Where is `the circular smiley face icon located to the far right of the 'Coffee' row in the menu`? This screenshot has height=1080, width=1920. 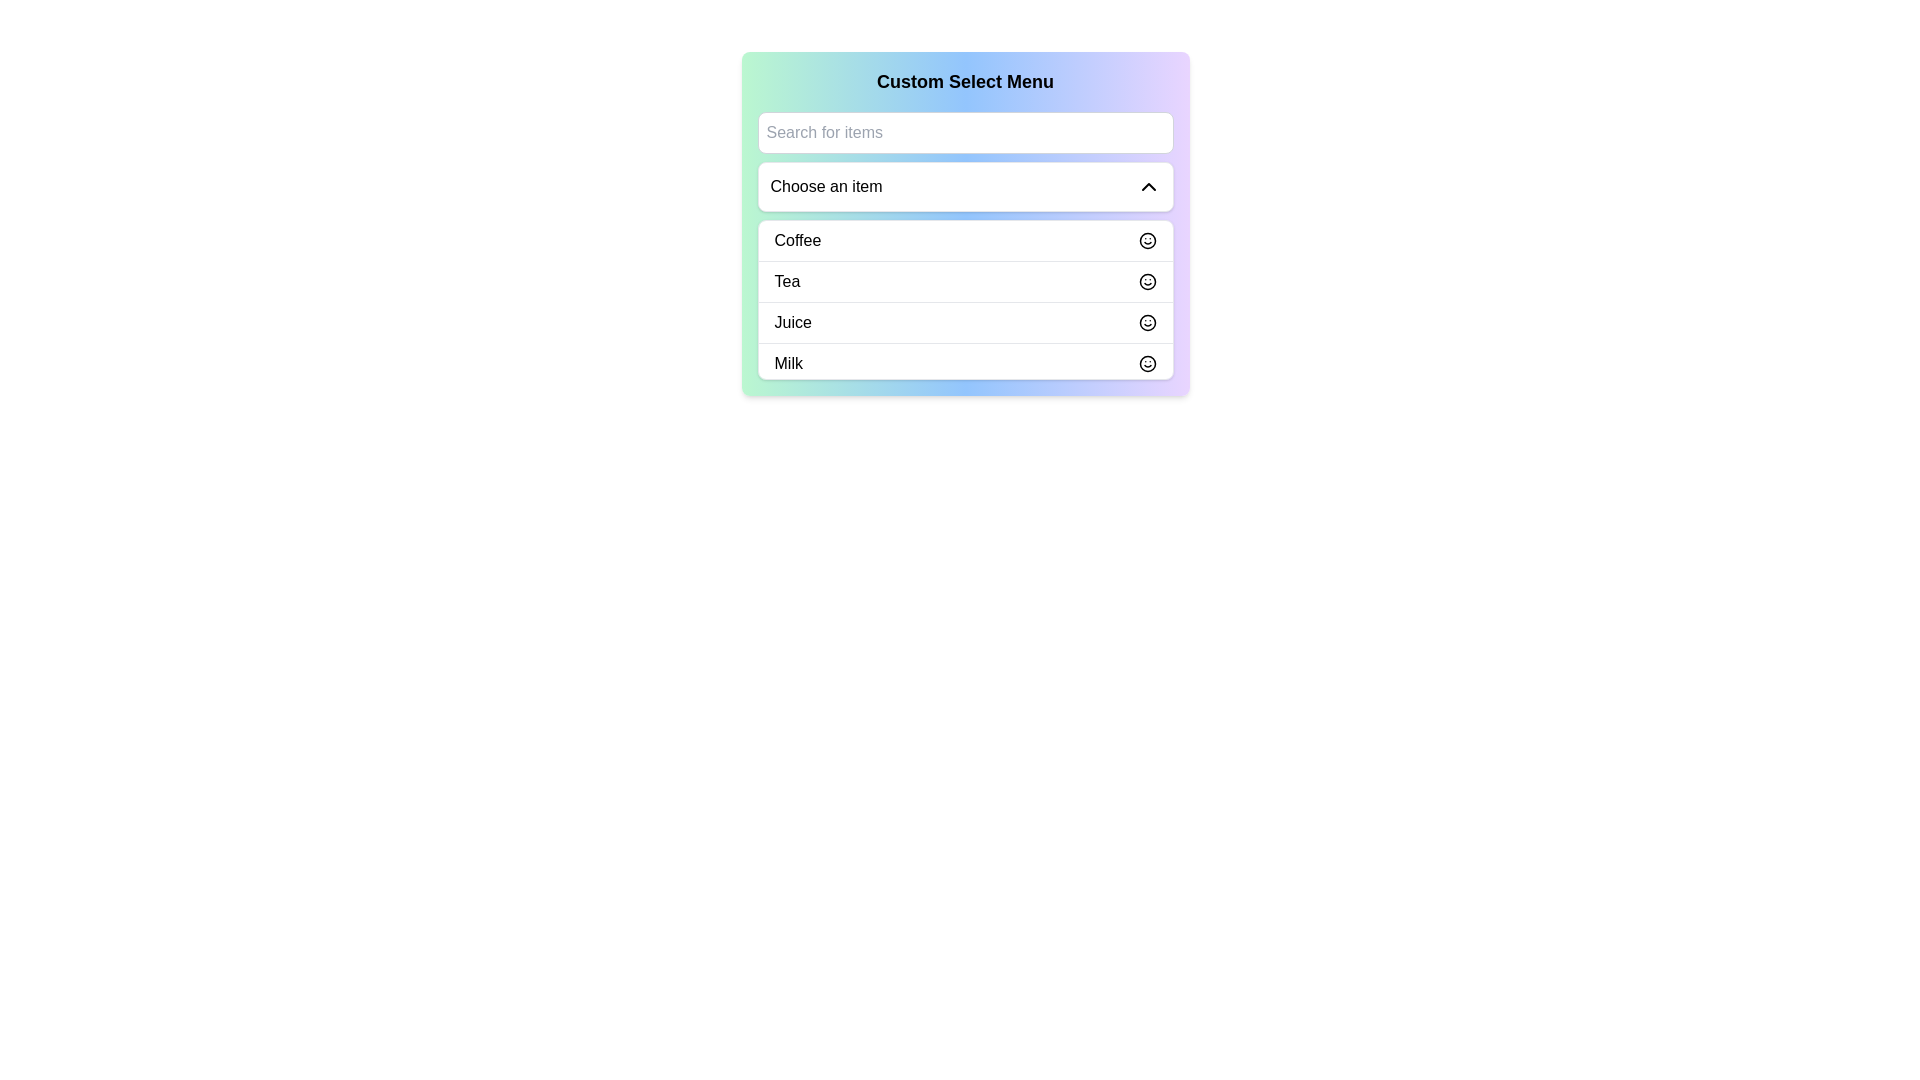 the circular smiley face icon located to the far right of the 'Coffee' row in the menu is located at coordinates (1147, 239).